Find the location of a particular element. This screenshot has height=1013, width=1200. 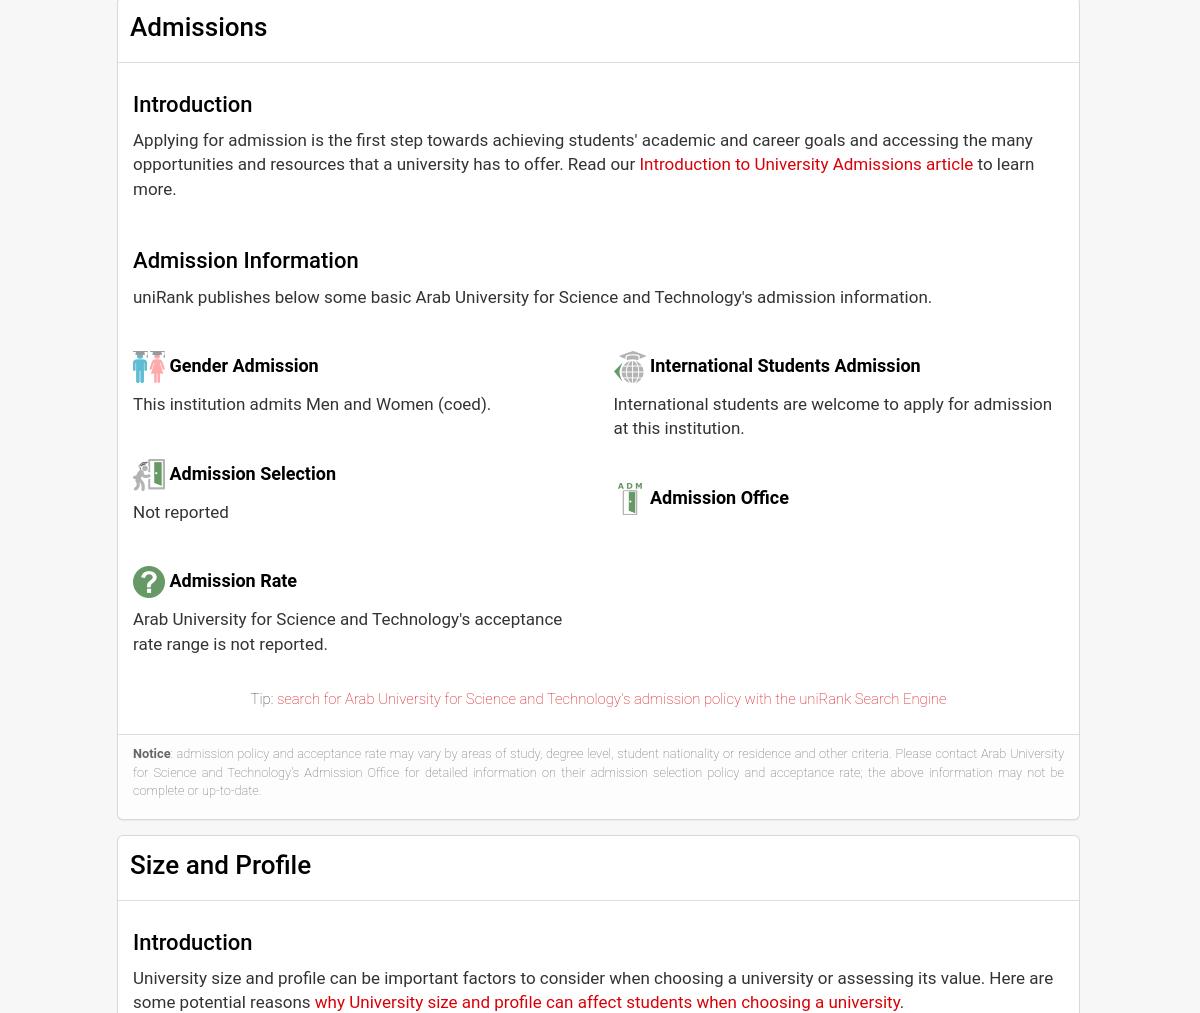

'Applying for admission is the first step towards achieving students' academic and career goals and accessing the many opportunities and resources that a university has to offer. Read our' is located at coordinates (581, 151).